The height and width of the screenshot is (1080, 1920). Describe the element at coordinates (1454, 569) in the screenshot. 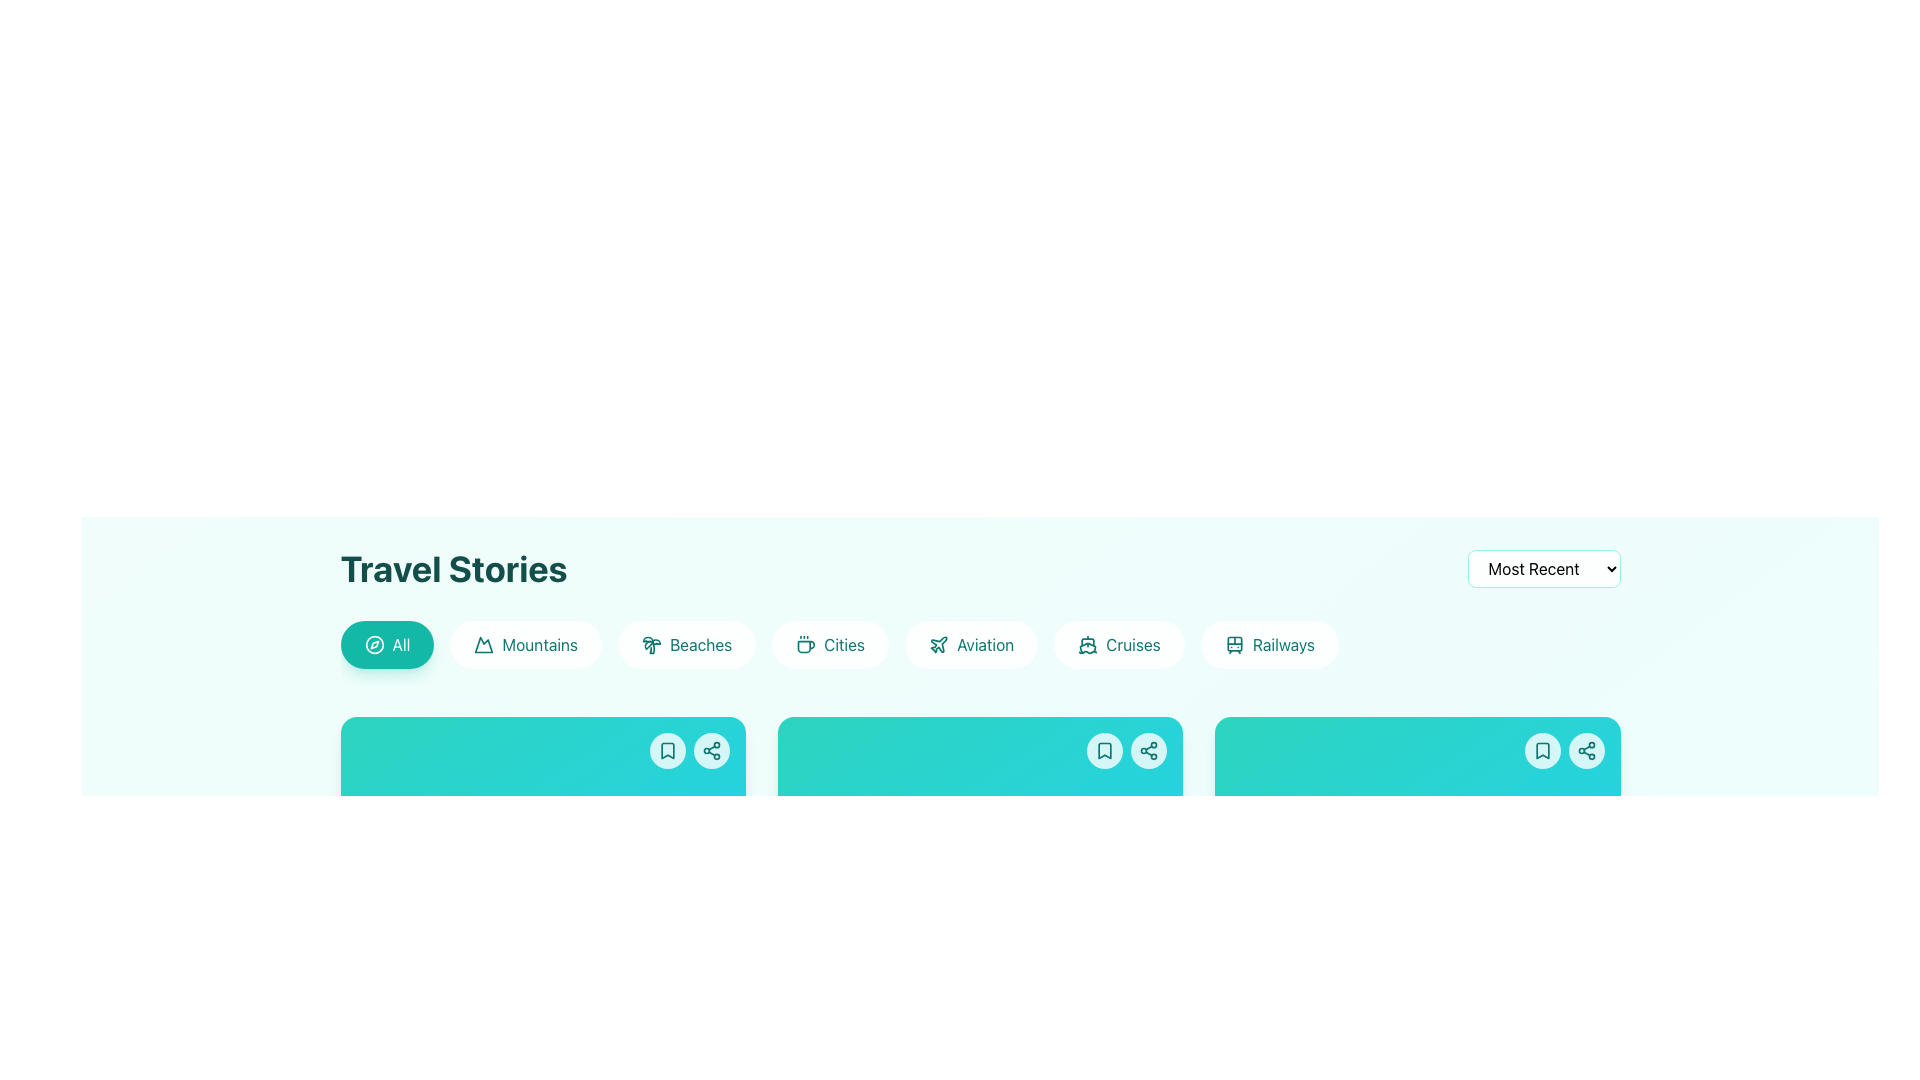

I see `the appearance of the Share Icon located to the left of the 'Share Comparison' label, which serves as a representation for sharing functionality` at that location.